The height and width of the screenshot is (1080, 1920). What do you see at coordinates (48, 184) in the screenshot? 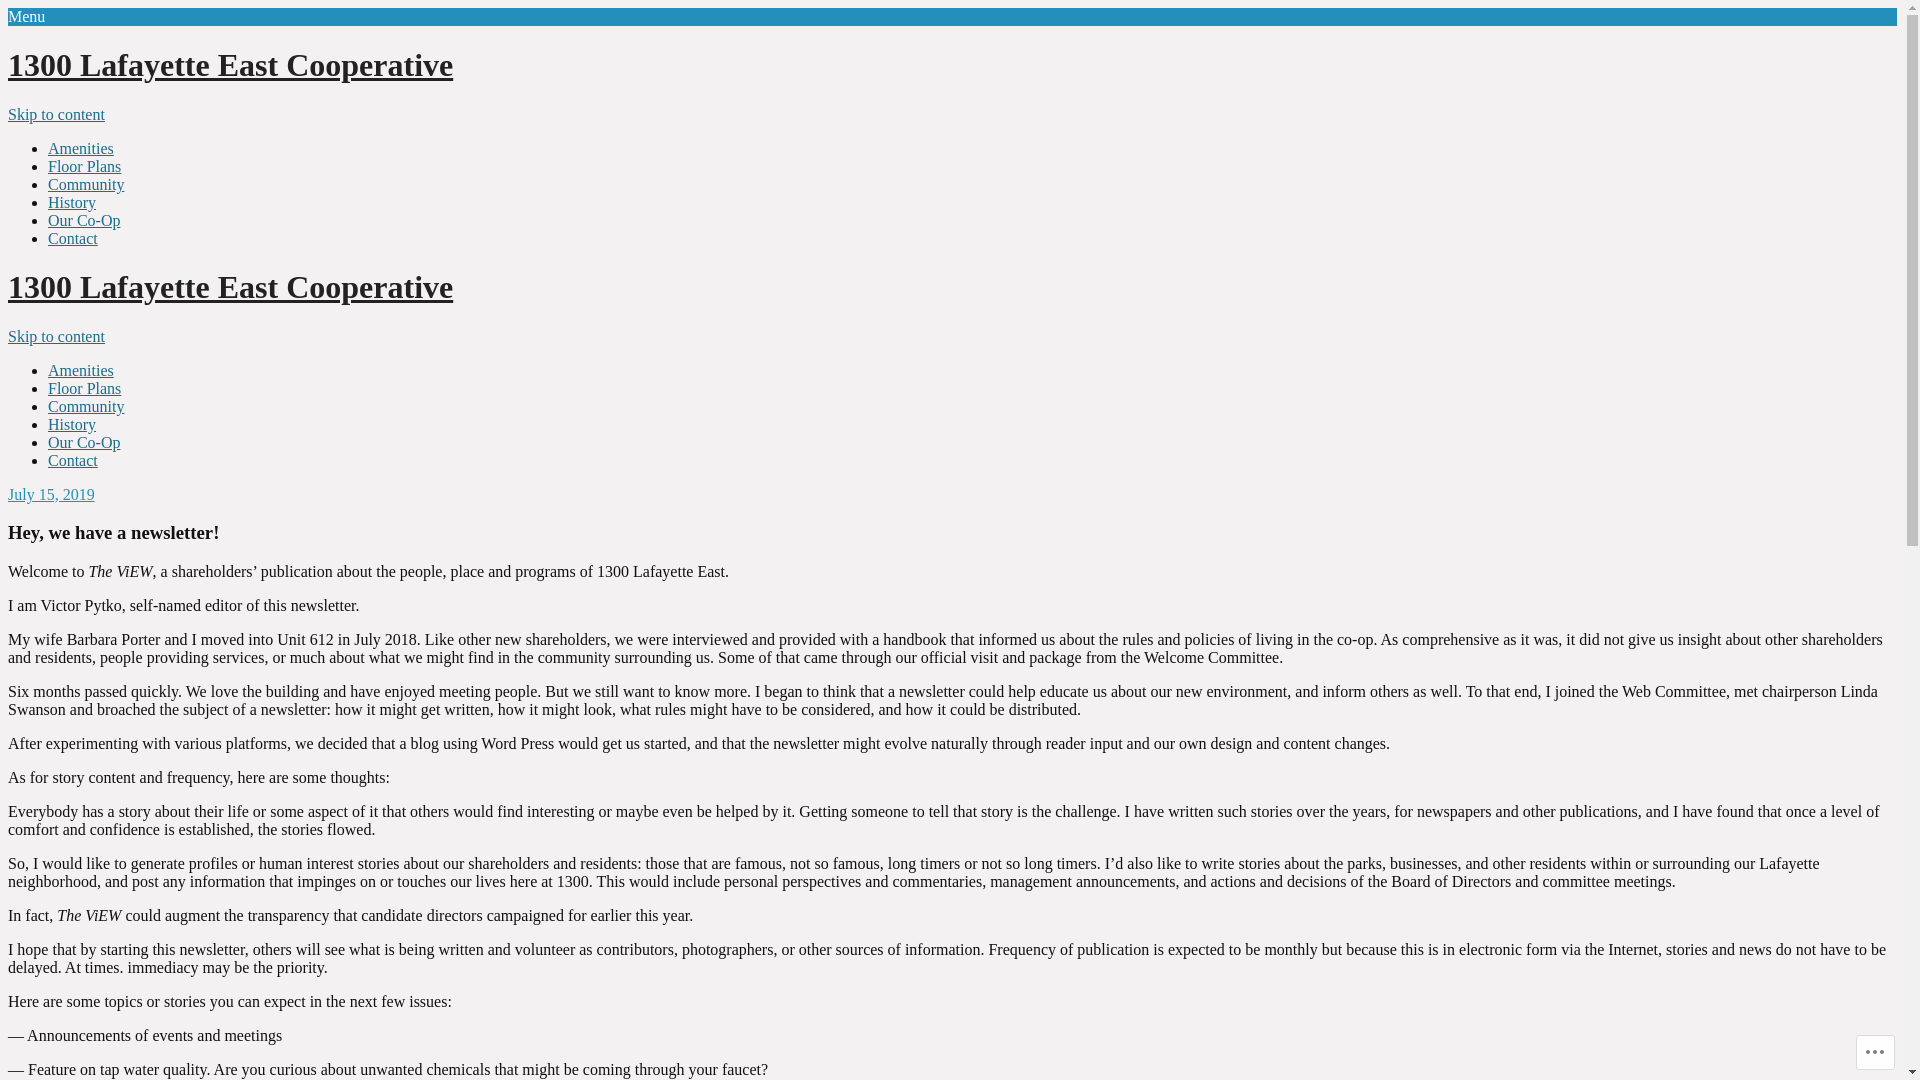
I see `'Community'` at bounding box center [48, 184].